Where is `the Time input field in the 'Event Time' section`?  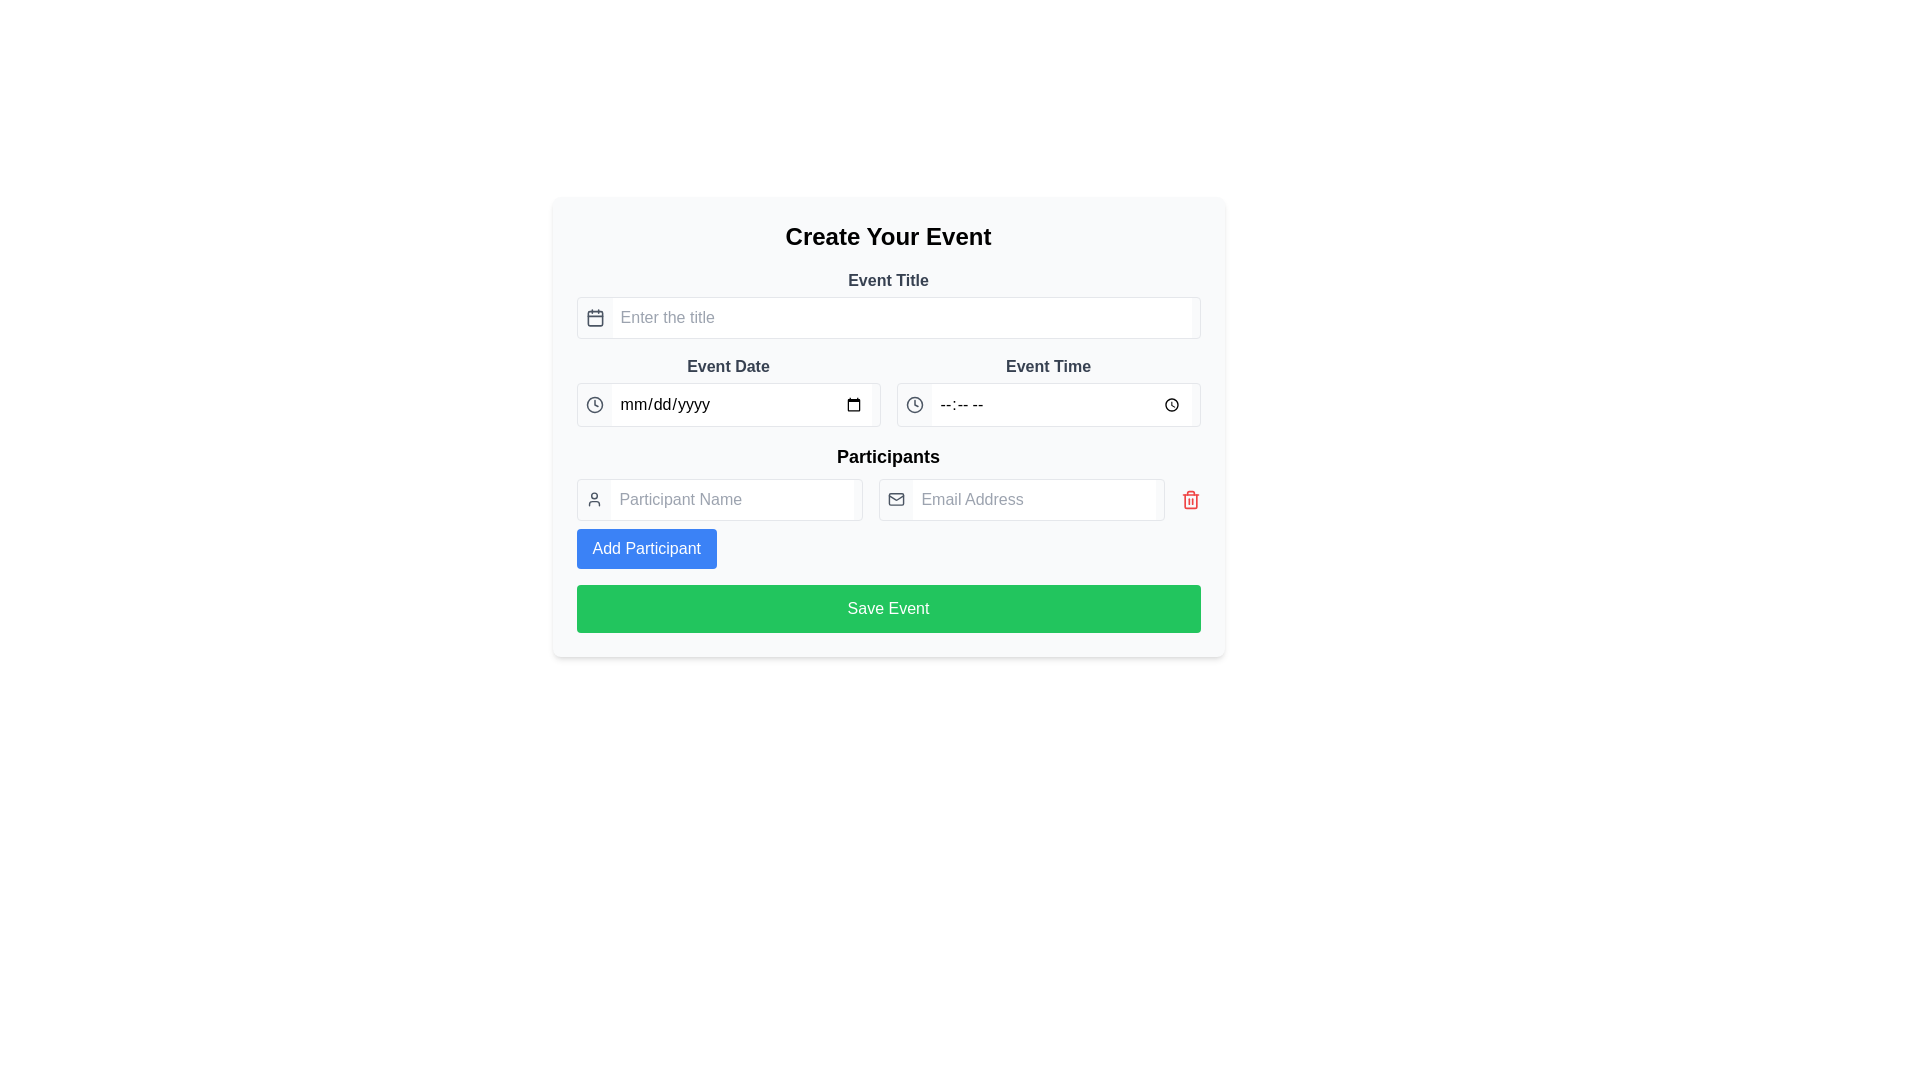
the Time input field in the 'Event Time' section is located at coordinates (1047, 405).